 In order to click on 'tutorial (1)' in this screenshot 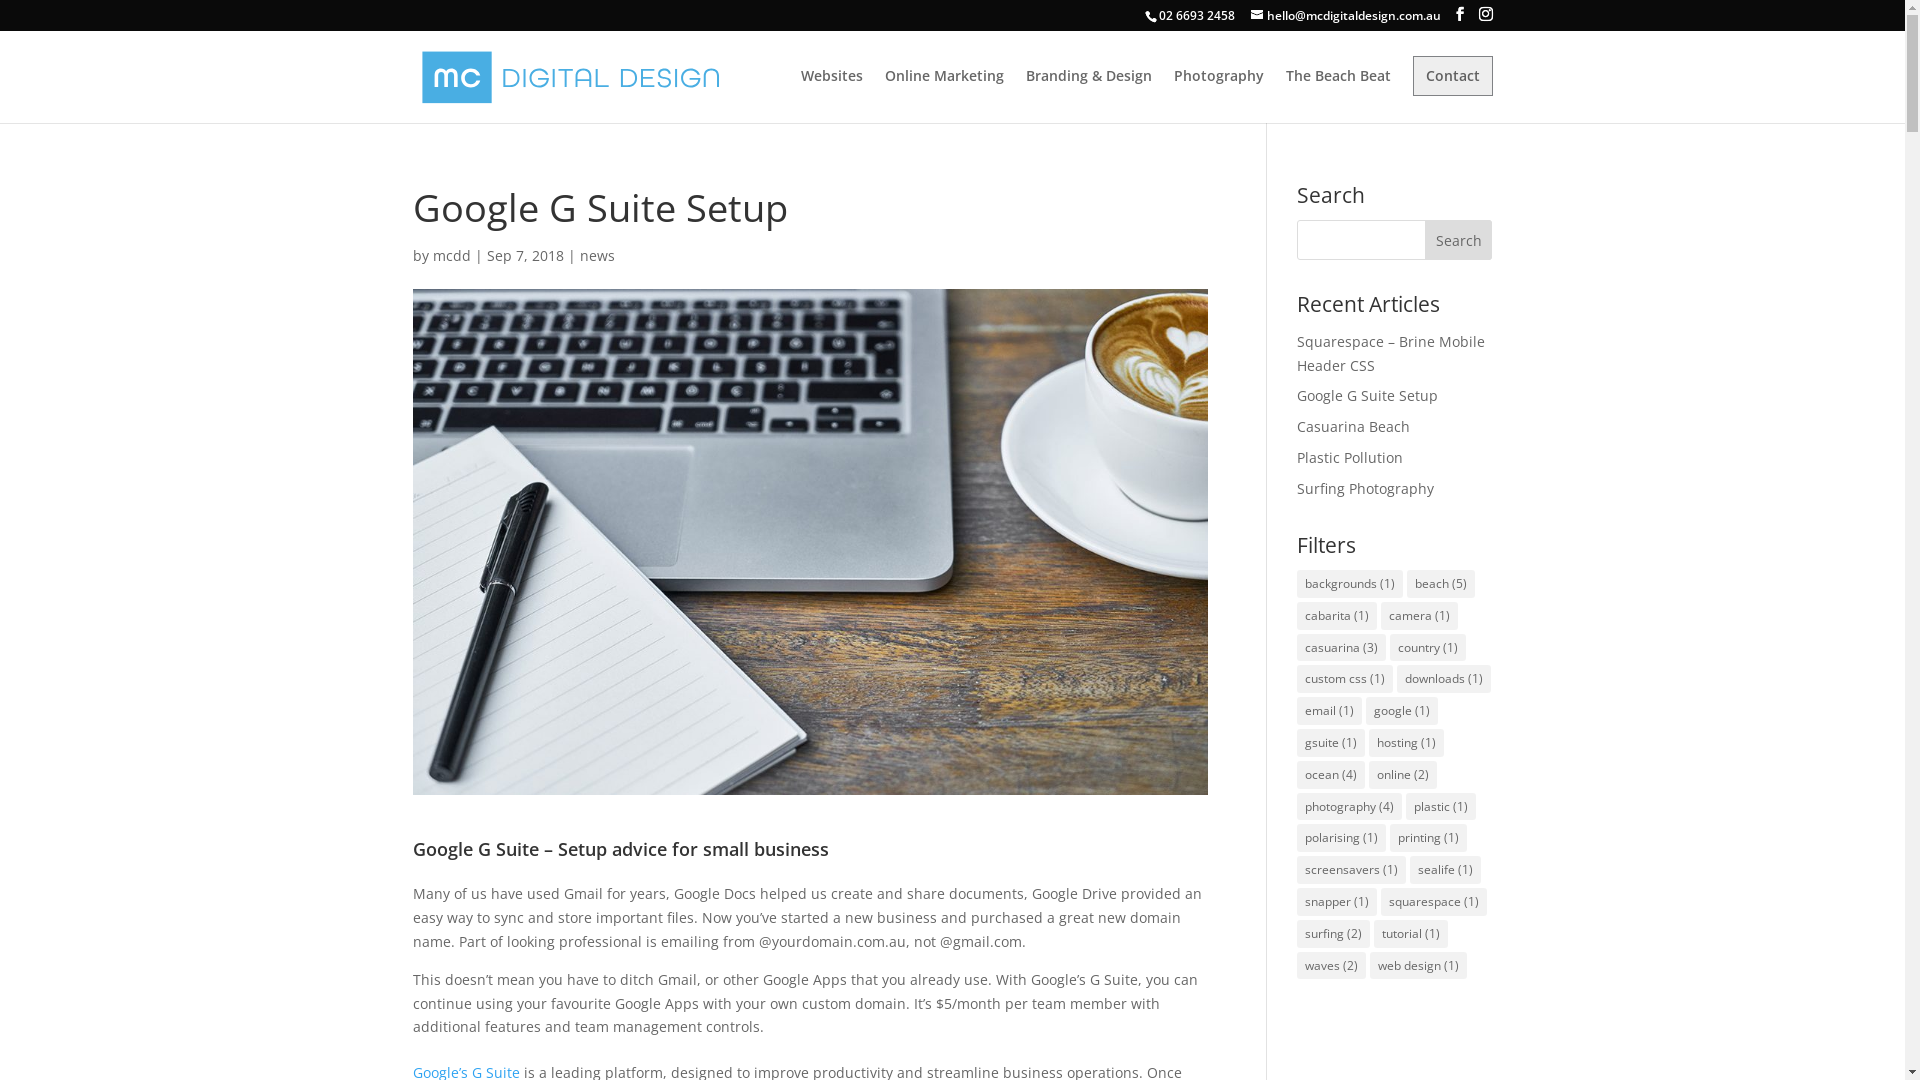, I will do `click(1410, 933)`.